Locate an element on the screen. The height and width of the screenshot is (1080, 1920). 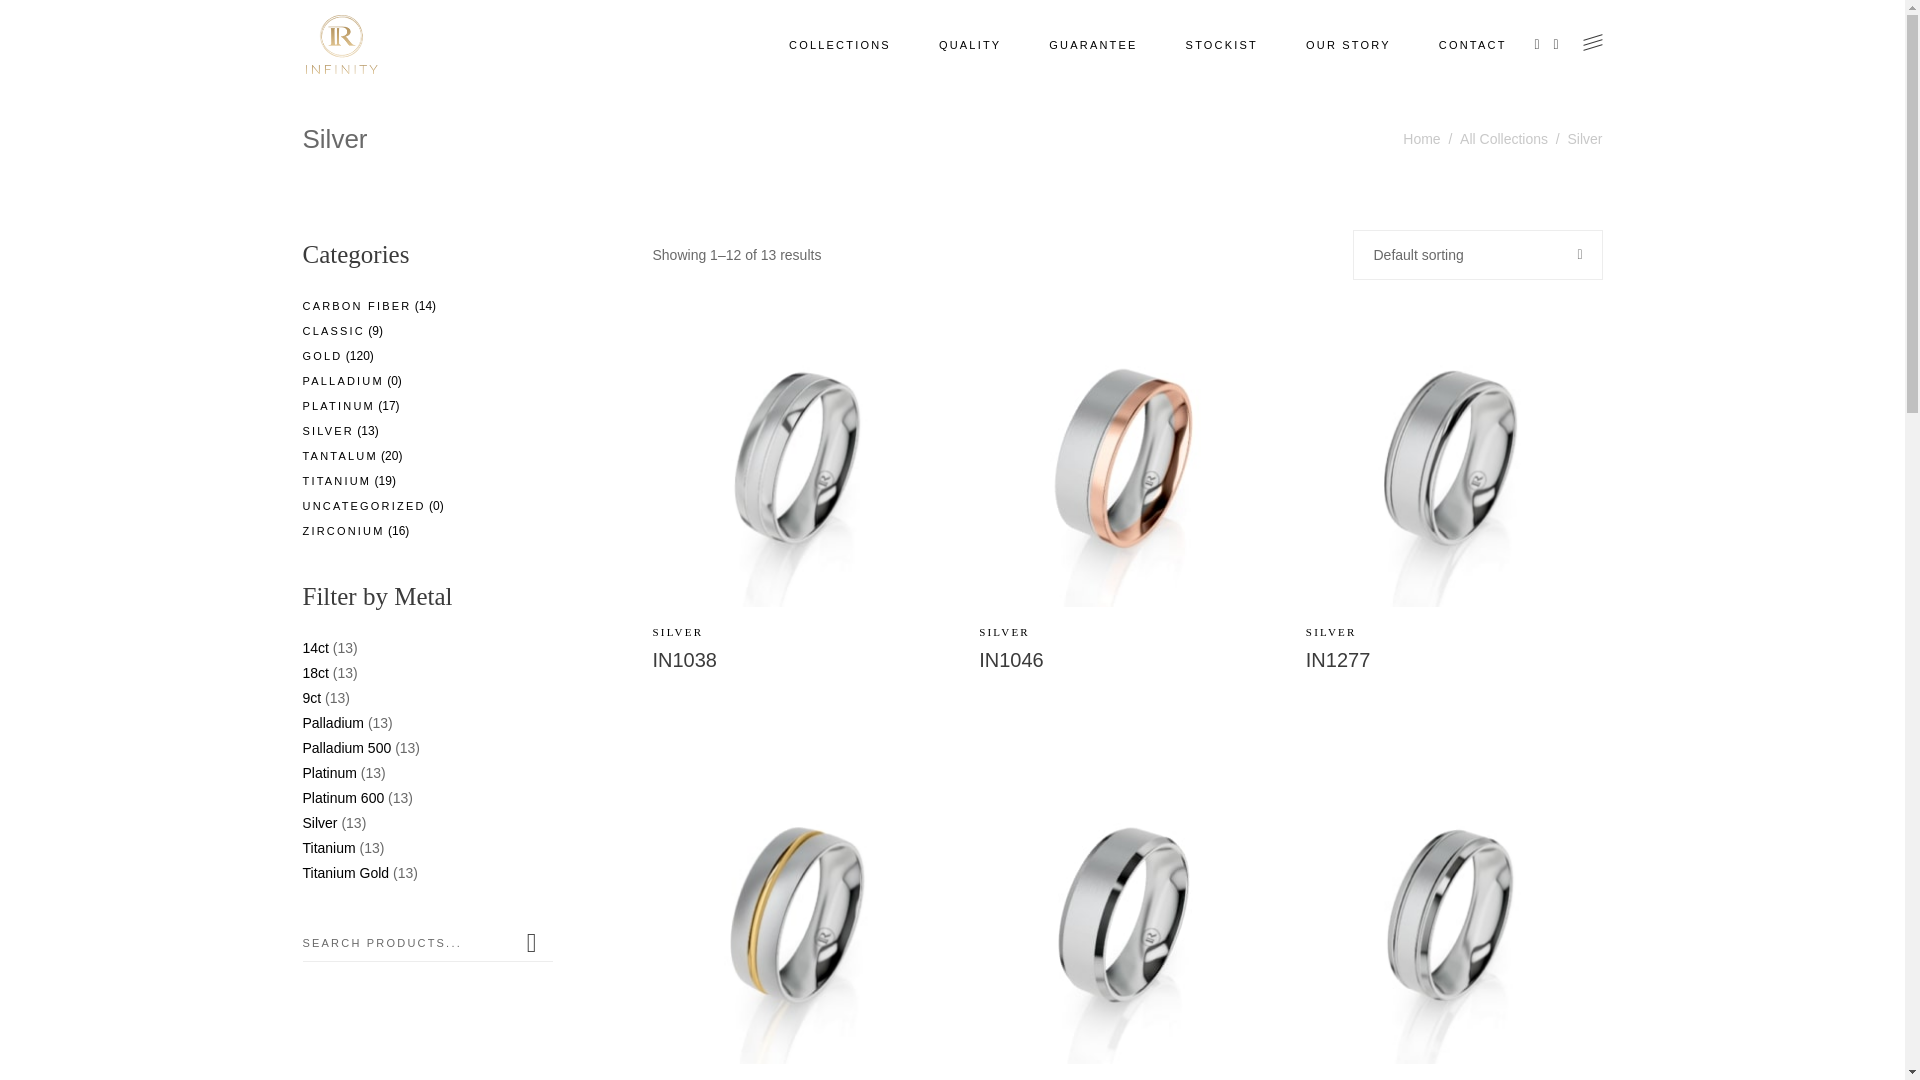
'CARBON FIBER' is located at coordinates (356, 305).